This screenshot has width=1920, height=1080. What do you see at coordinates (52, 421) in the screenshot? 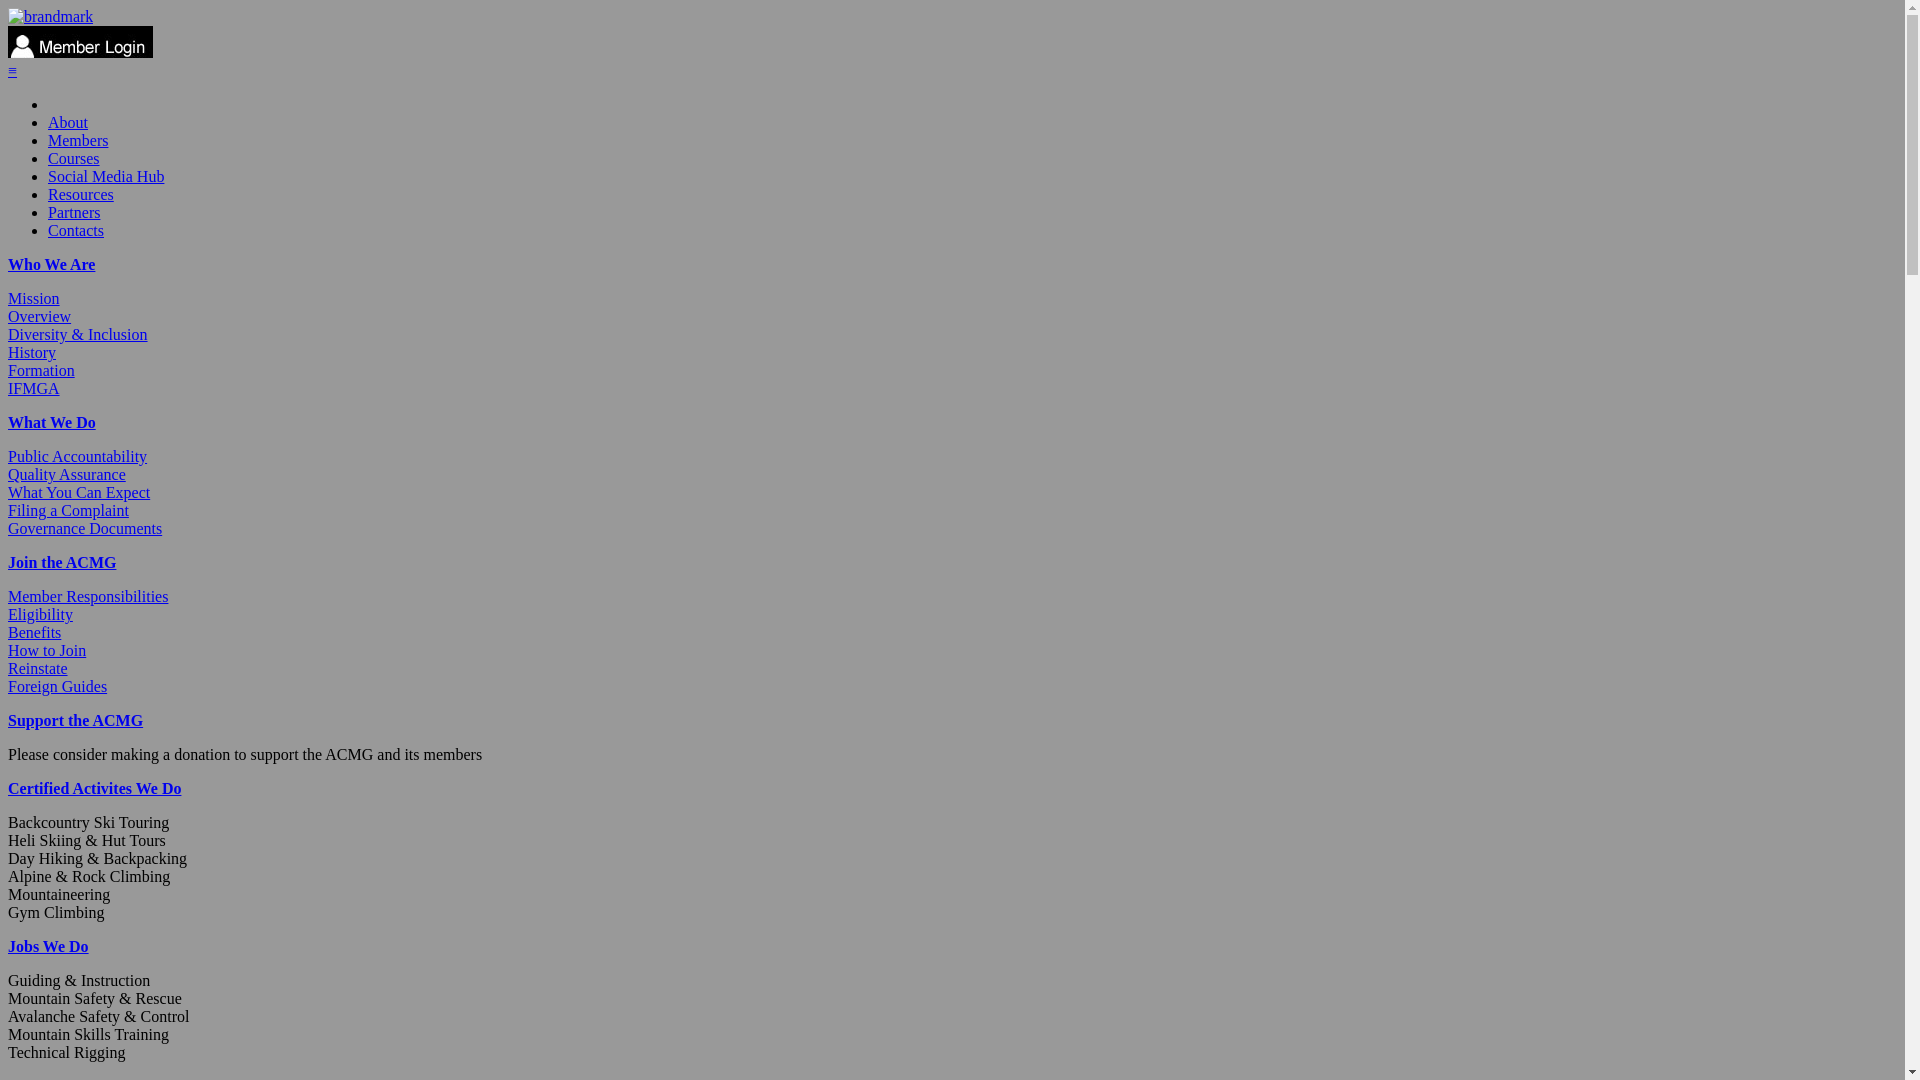
I see `'What We Do'` at bounding box center [52, 421].